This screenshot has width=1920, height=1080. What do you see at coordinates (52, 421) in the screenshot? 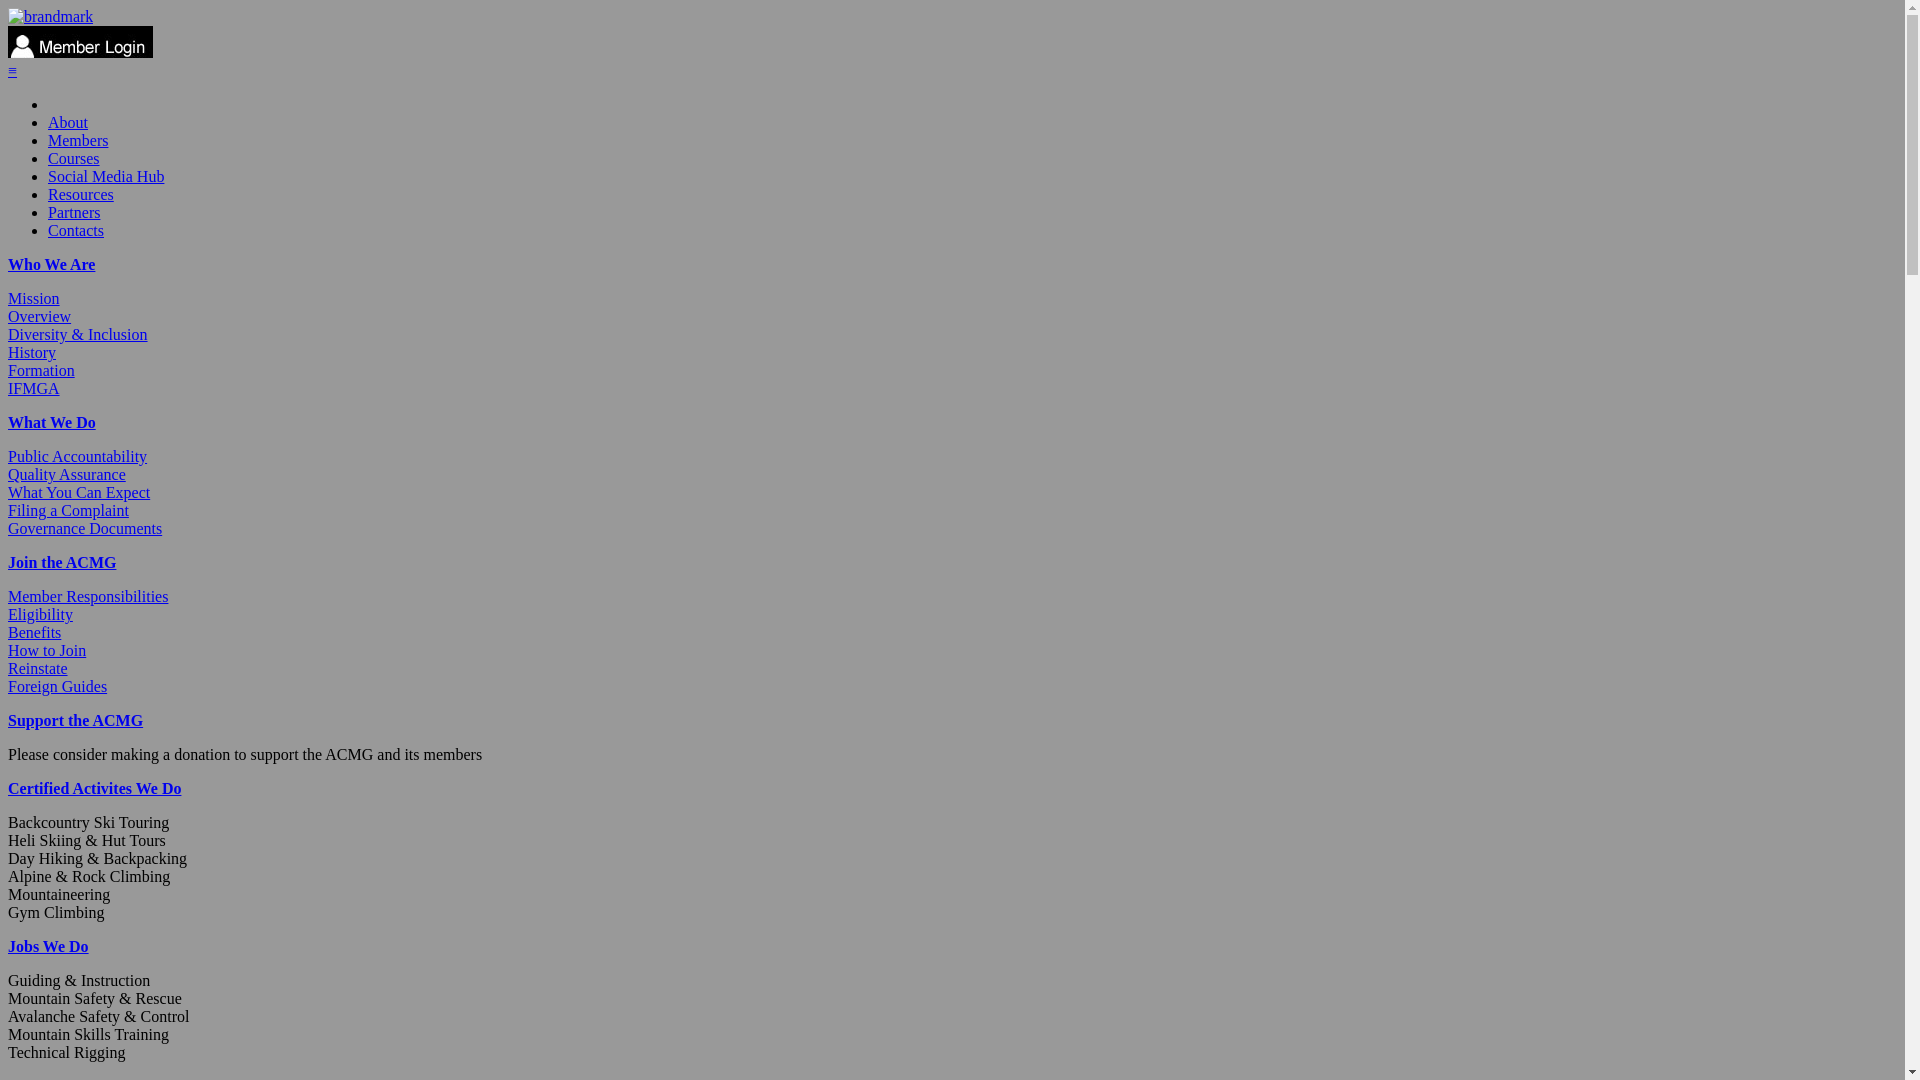
I see `'What We Do'` at bounding box center [52, 421].